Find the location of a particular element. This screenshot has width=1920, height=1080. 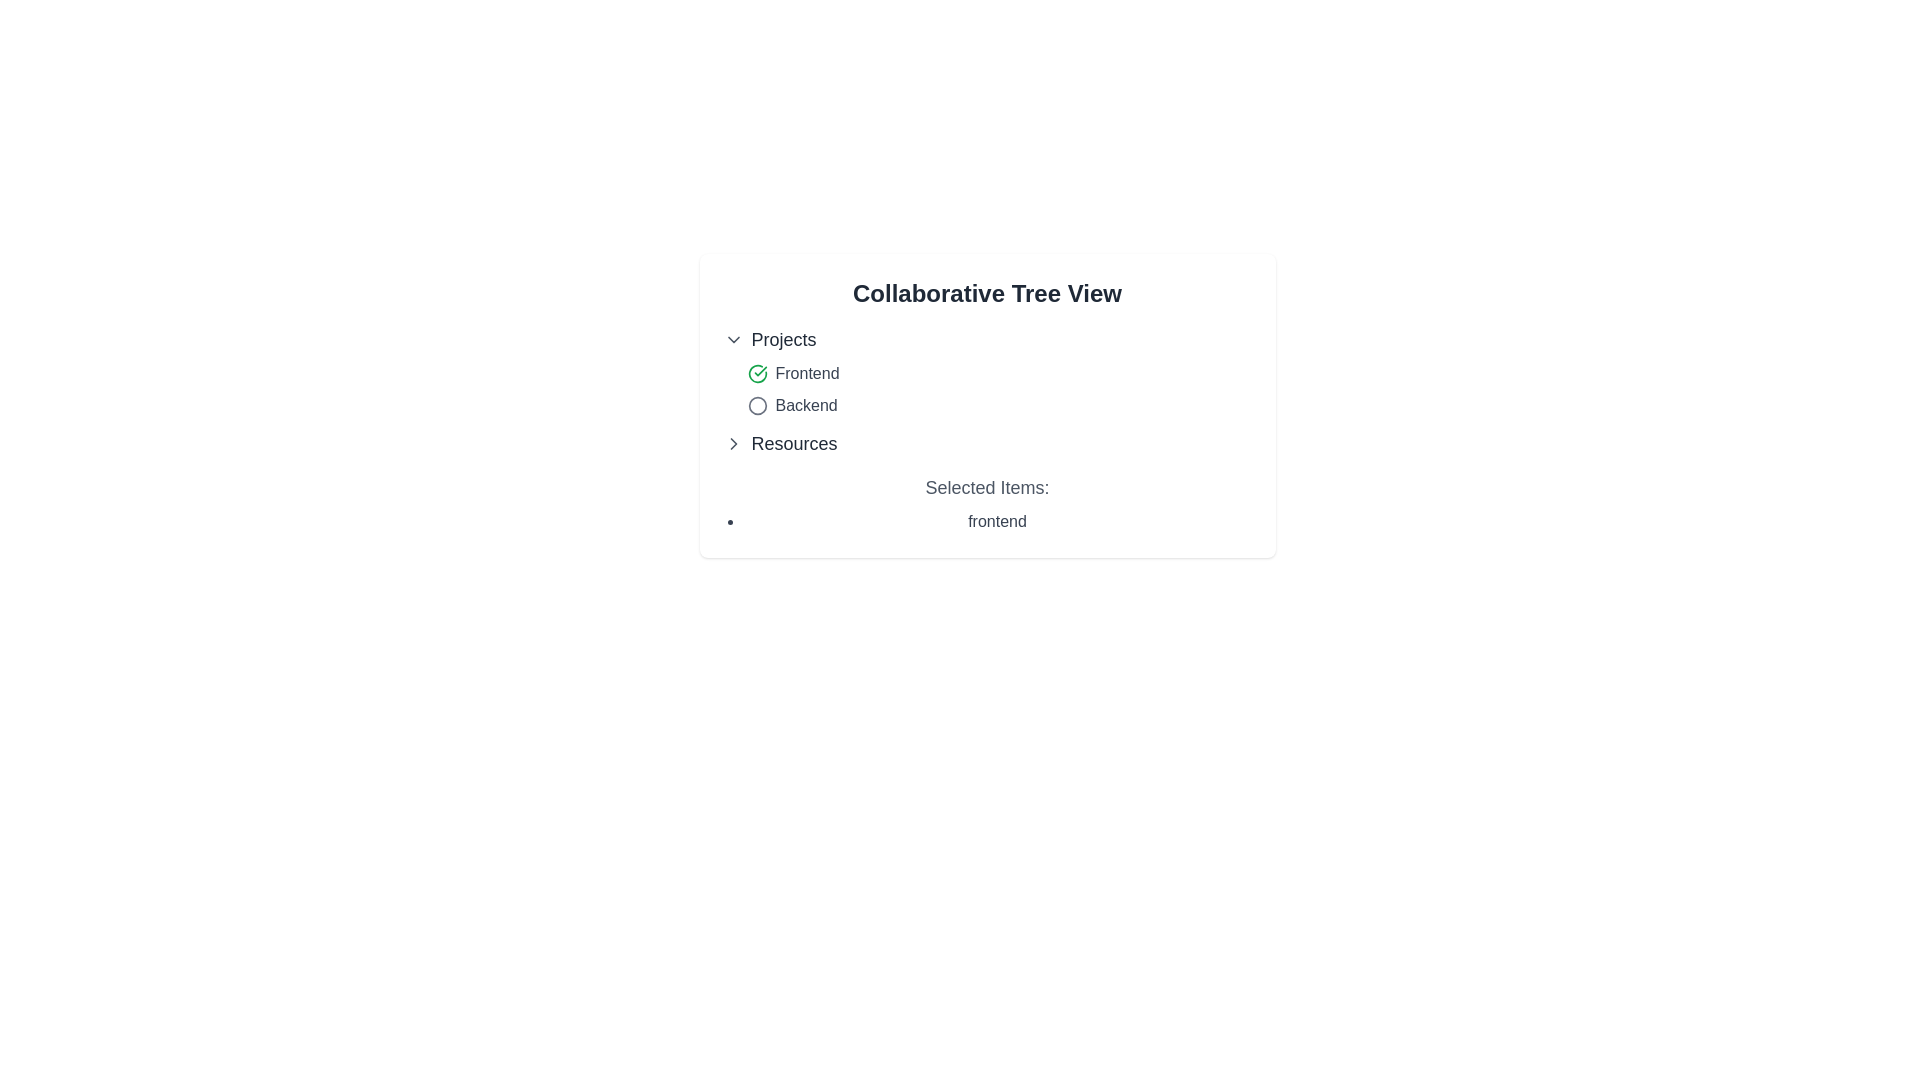

the circle indicator next to the 'Backend' label in the 'Projects' section to represent an inactive or unchecked status is located at coordinates (756, 405).